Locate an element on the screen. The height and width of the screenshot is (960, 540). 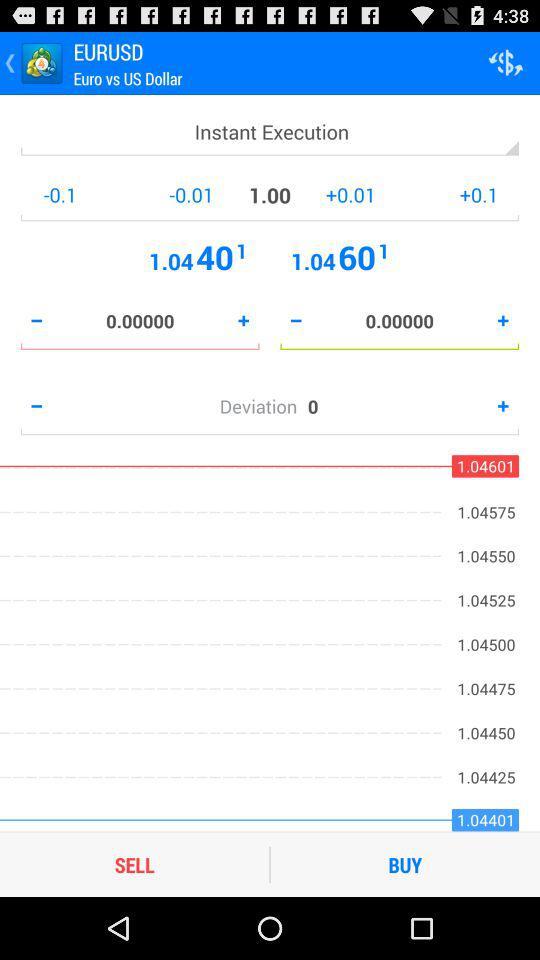
buy item is located at coordinates (405, 863).